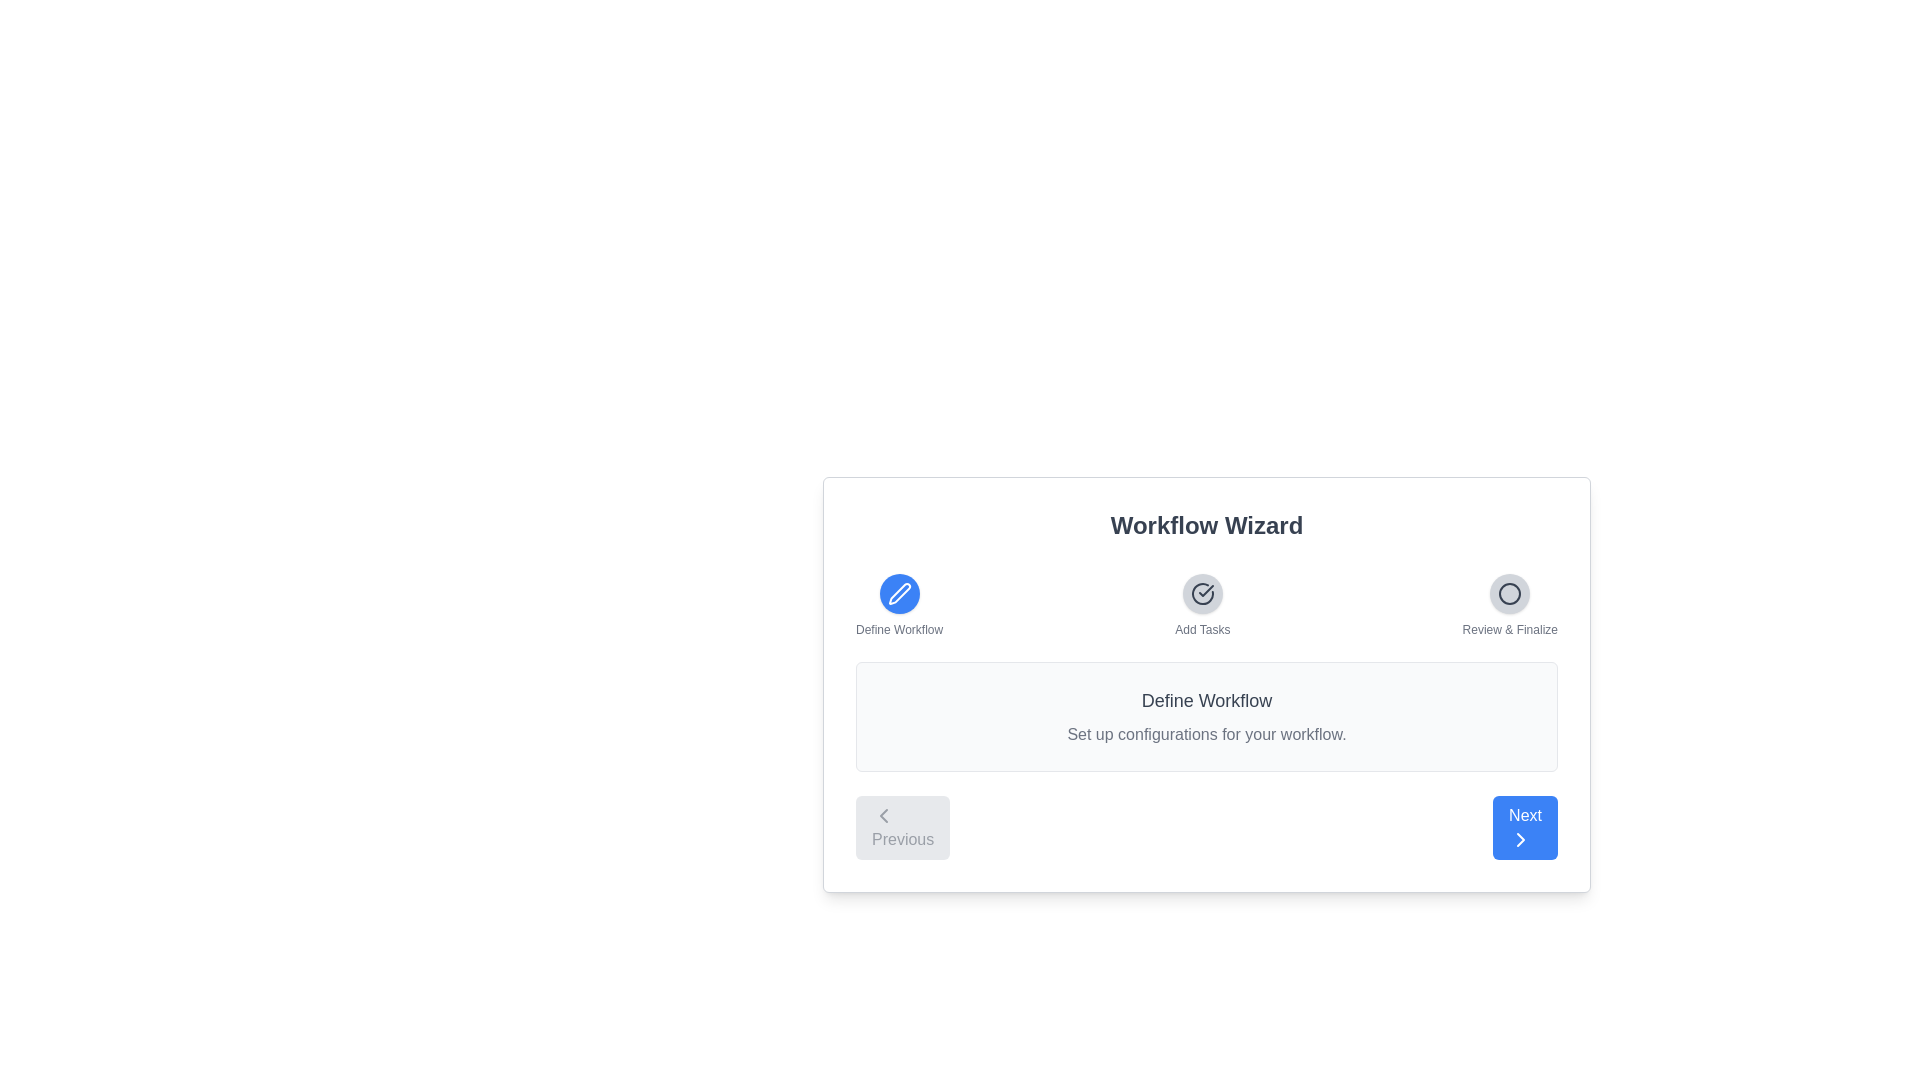 Image resolution: width=1920 pixels, height=1080 pixels. What do you see at coordinates (1510, 593) in the screenshot?
I see `the Indicator icon in the 'Review & Finalize' section of the workflow wizard, which serves as a visual marker for the current or selectable step` at bounding box center [1510, 593].